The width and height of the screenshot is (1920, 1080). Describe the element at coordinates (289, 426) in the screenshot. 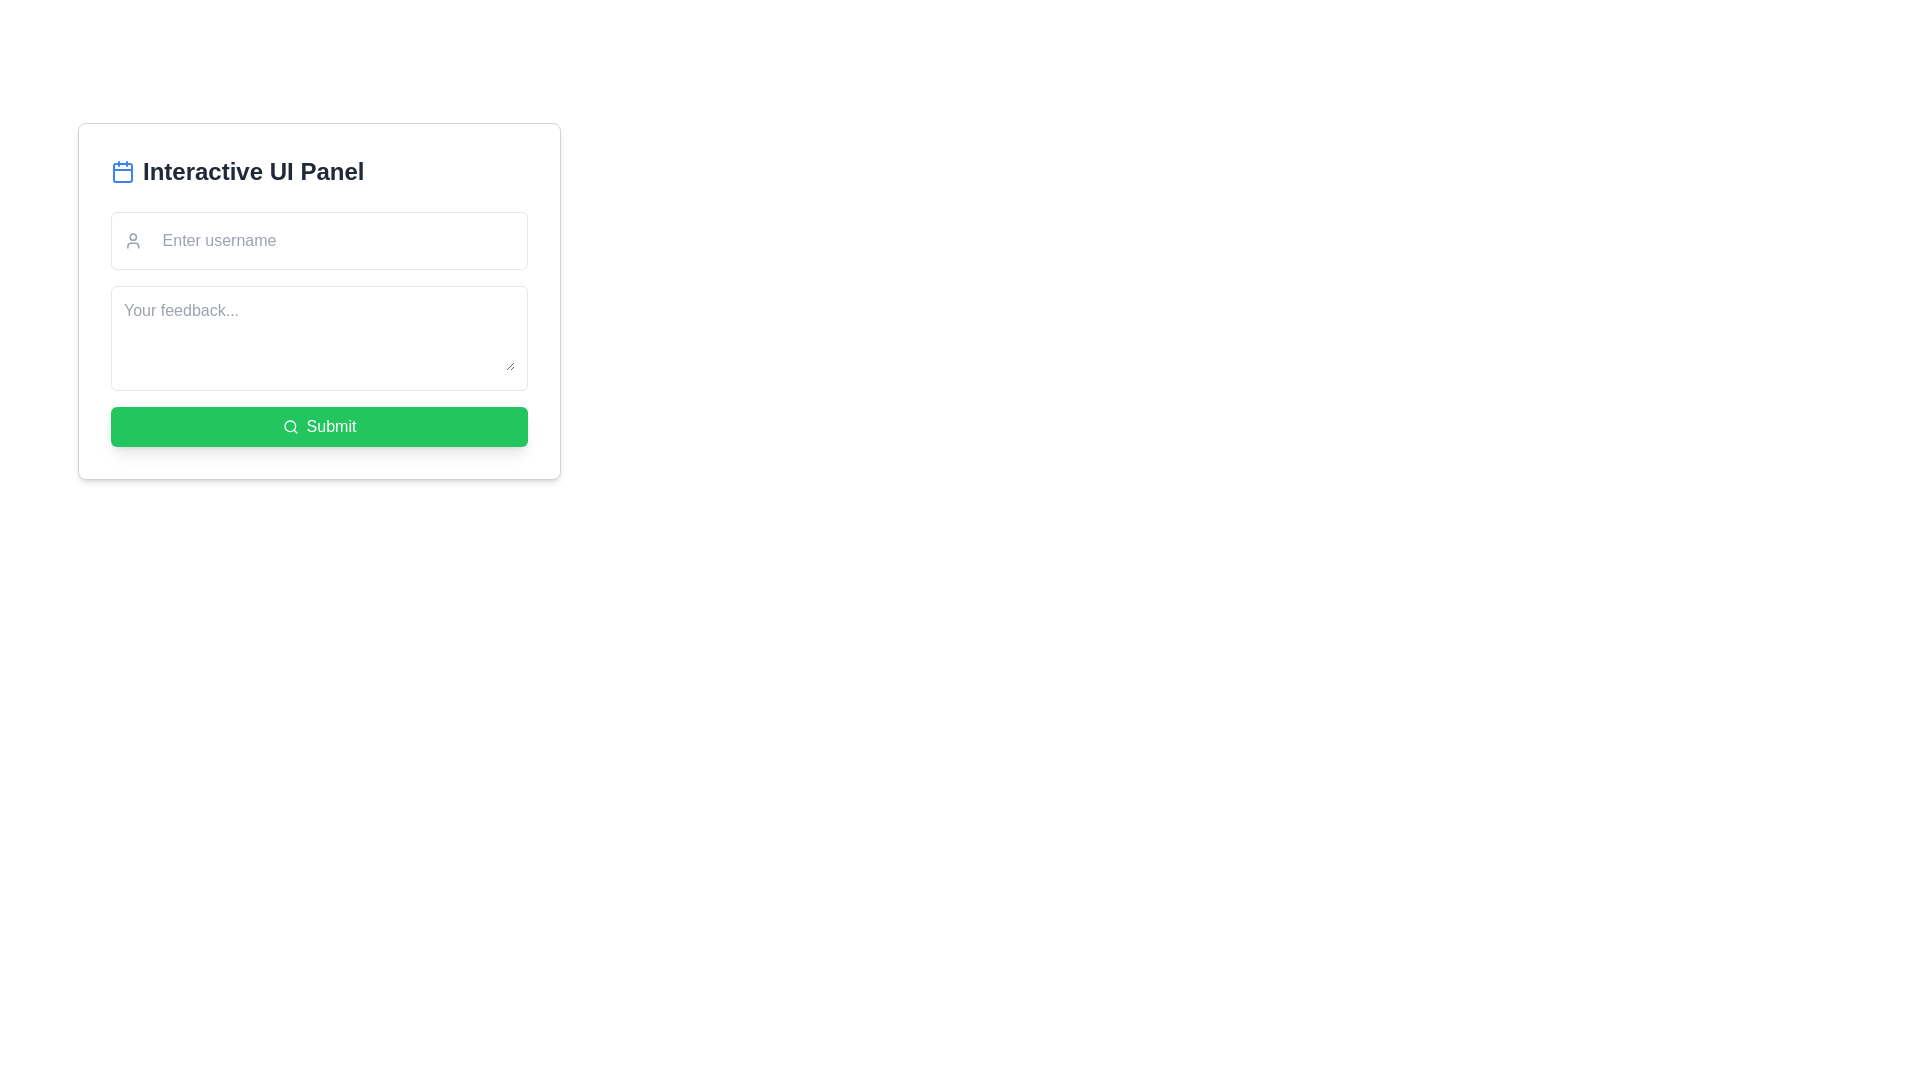

I see `the search-related icon located on the left side of the 'Submit' button, which visually complements the button and indicates a confirmation action` at that location.